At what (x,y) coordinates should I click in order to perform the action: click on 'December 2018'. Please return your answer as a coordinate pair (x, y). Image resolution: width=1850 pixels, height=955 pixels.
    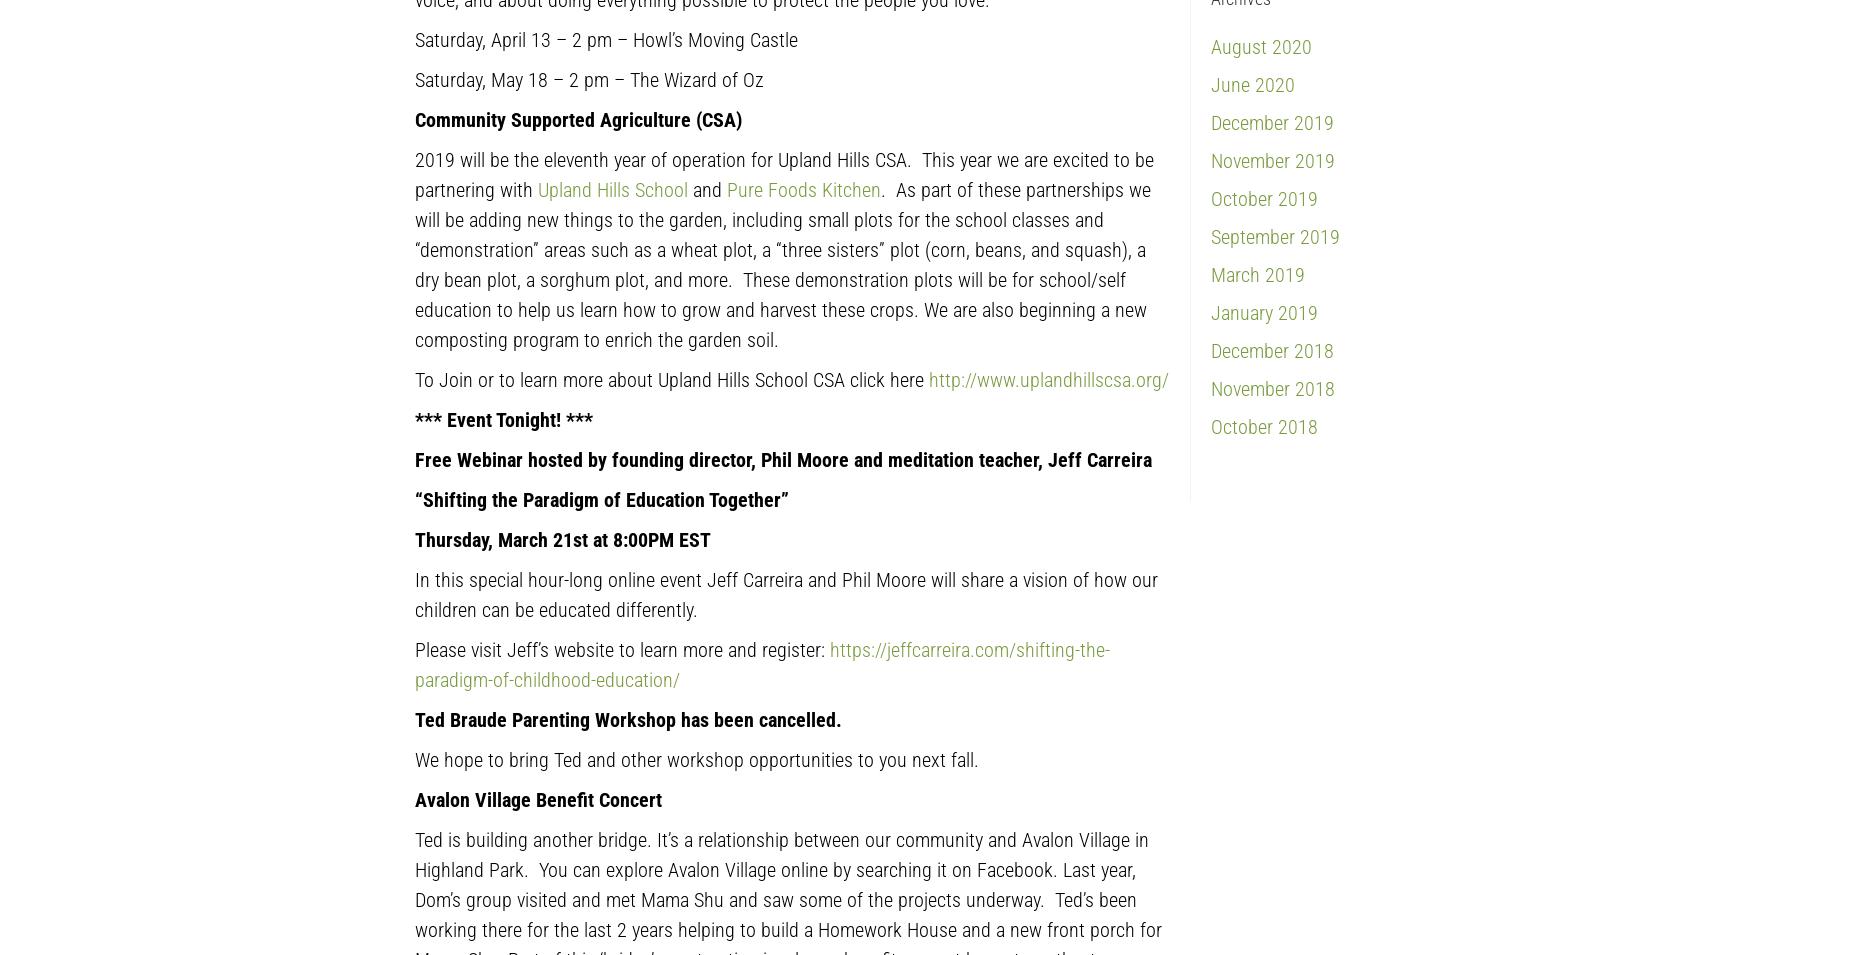
    Looking at the image, I should click on (1271, 349).